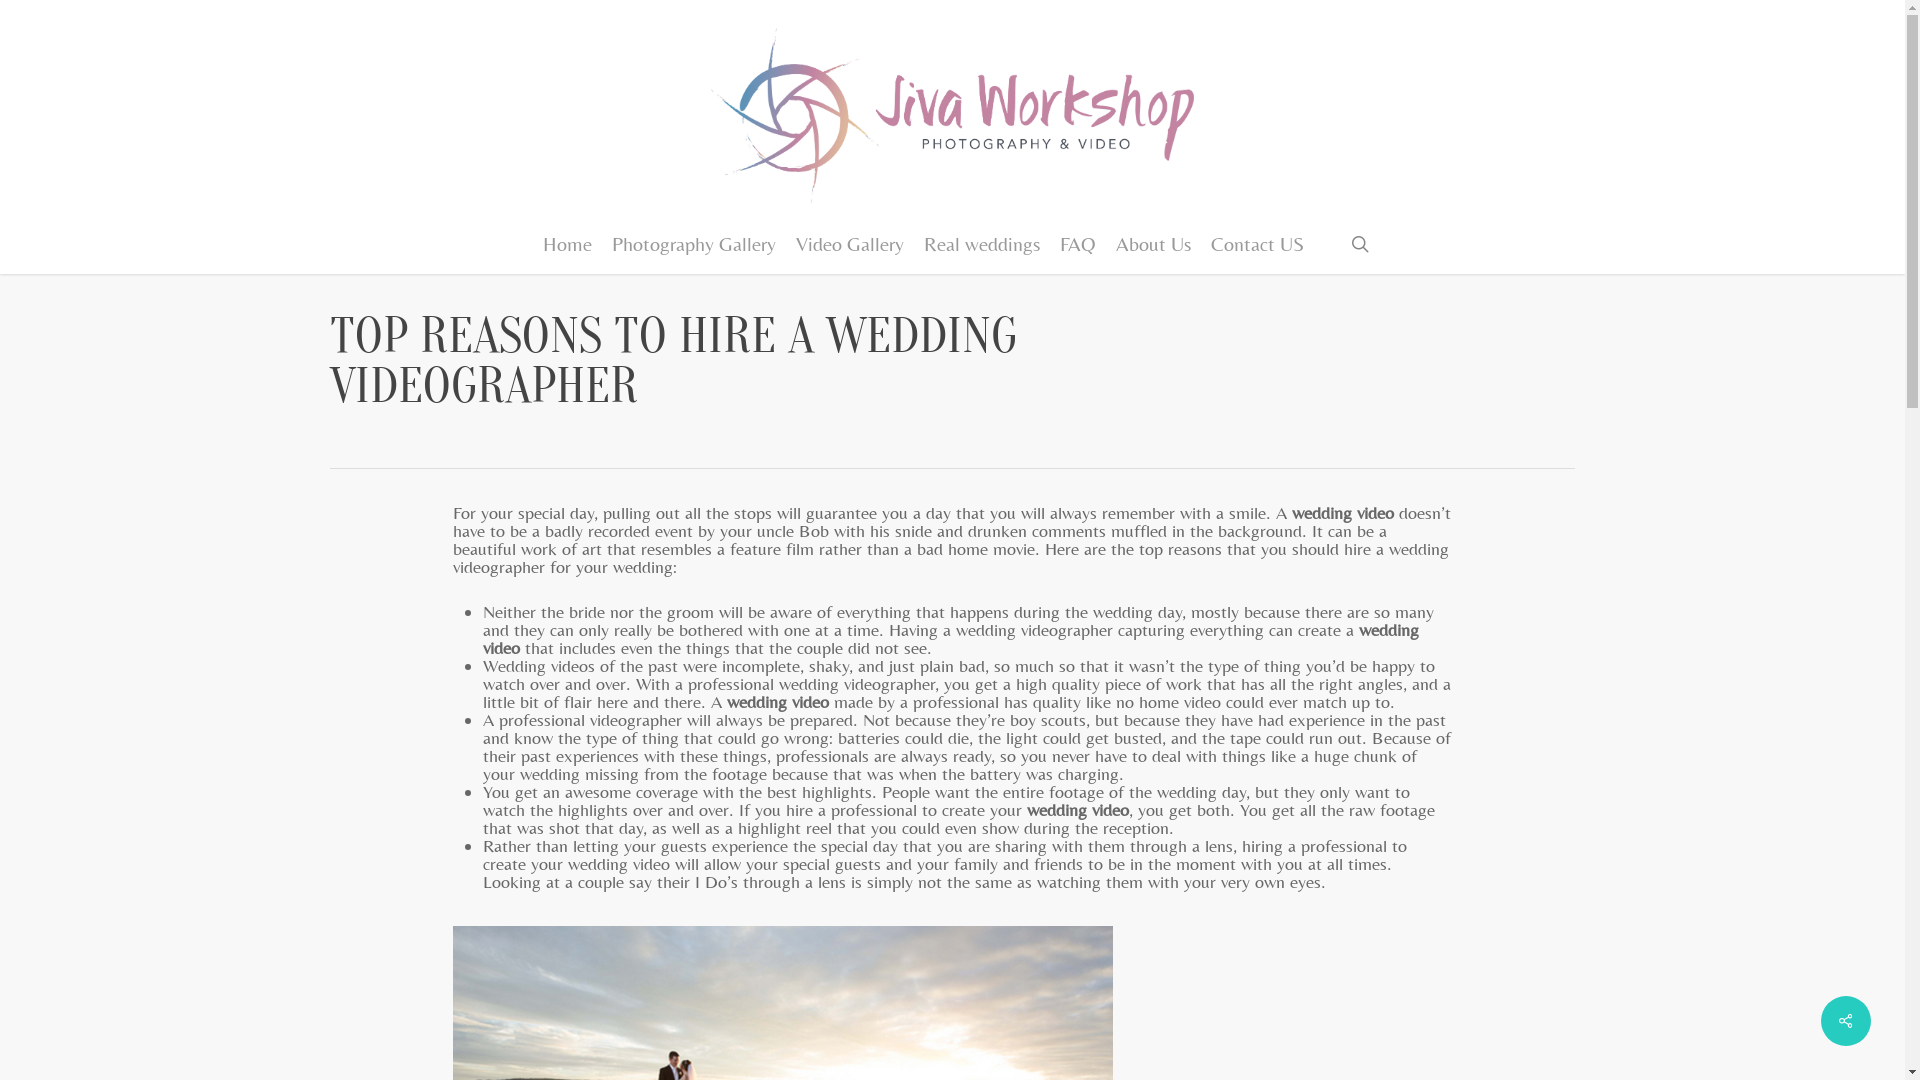 The width and height of the screenshot is (1920, 1080). Describe the element at coordinates (849, 242) in the screenshot. I see `'Video Gallery'` at that location.